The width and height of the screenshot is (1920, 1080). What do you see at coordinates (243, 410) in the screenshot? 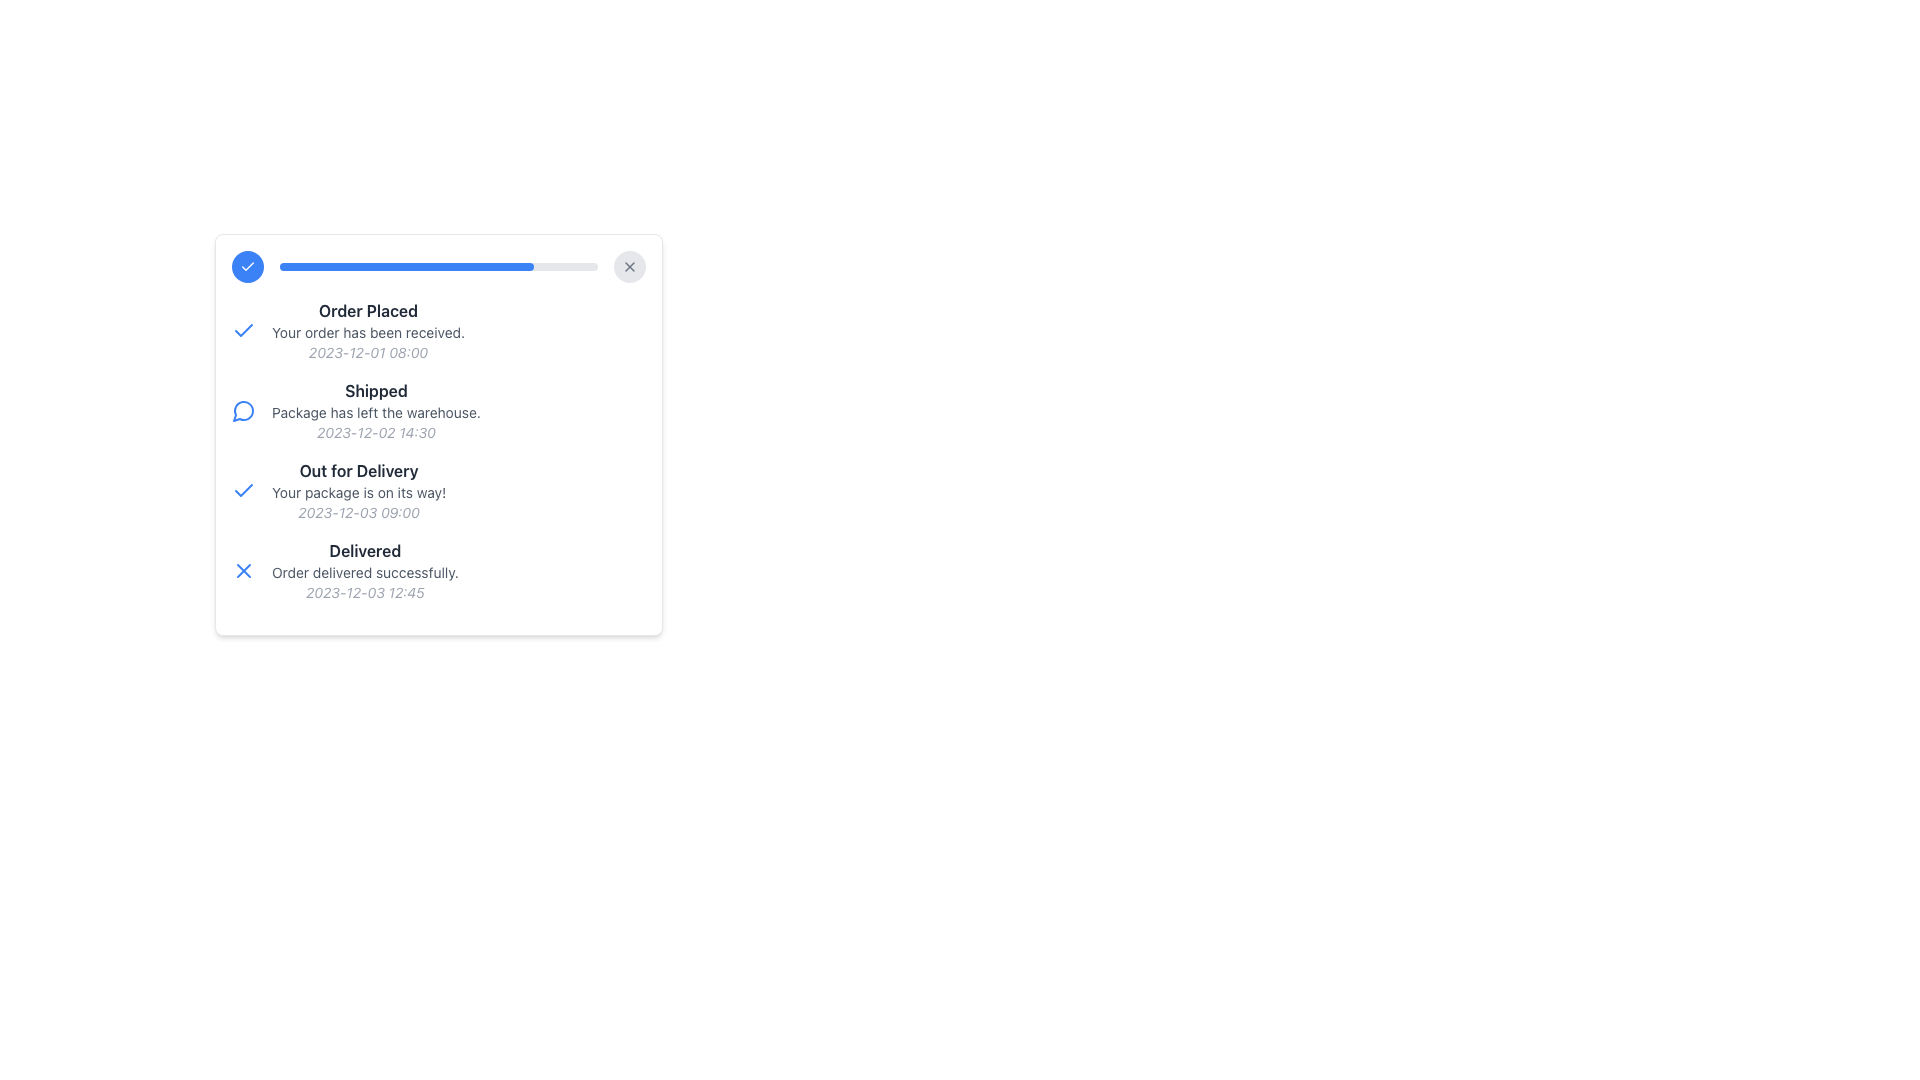
I see `the communication icon indicating 'Shipped' status, located in the left section of the 'Shipped' row` at bounding box center [243, 410].